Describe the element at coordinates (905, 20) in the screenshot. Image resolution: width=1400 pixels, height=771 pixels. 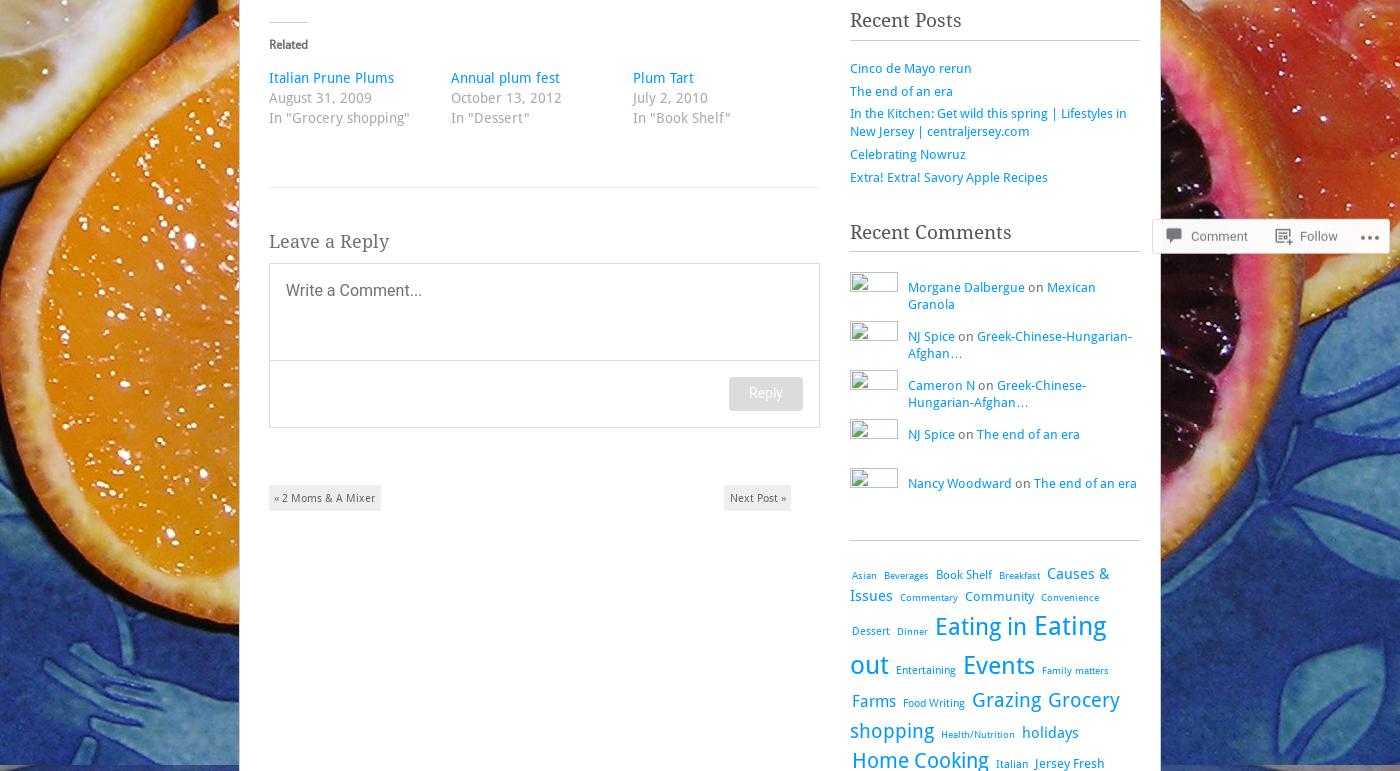
I see `'Recent Posts'` at that location.